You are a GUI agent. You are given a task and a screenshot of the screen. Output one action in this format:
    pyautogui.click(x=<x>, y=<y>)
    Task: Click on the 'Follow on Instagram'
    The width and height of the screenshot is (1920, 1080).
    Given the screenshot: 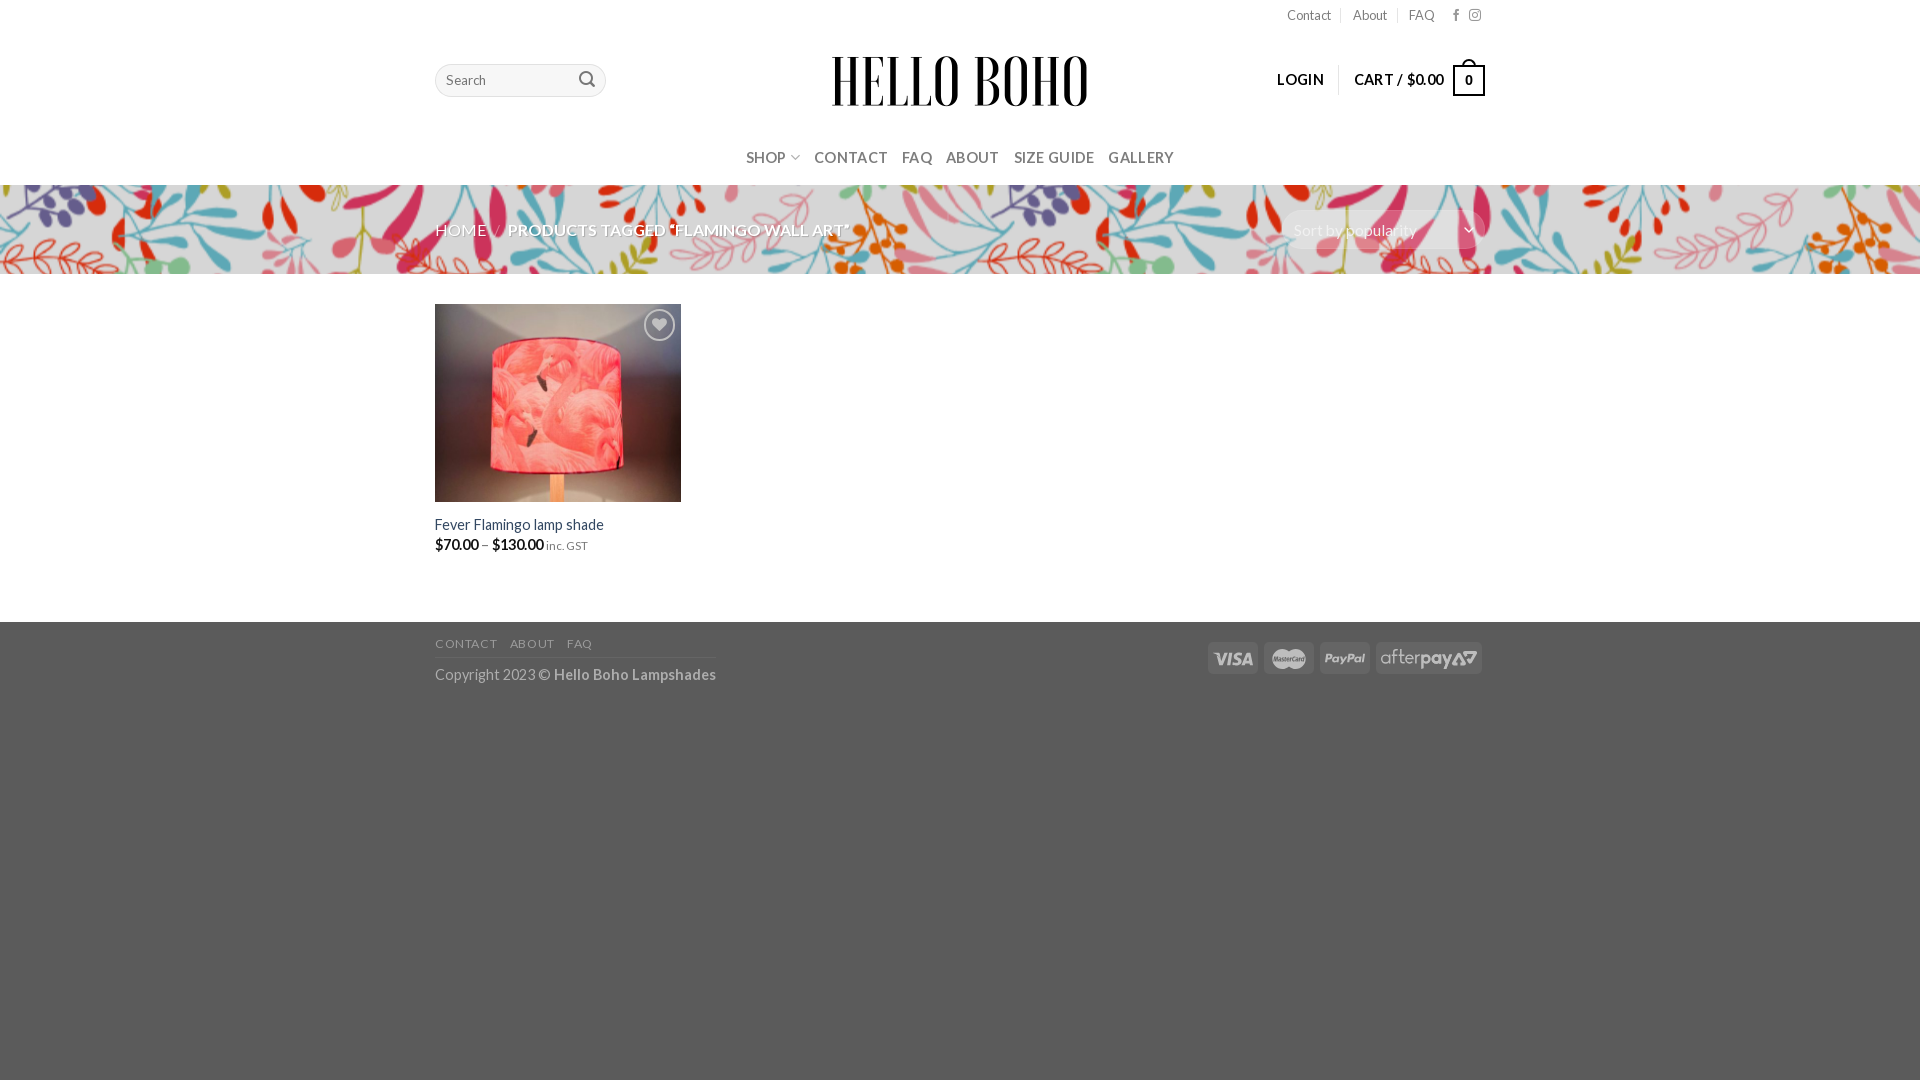 What is the action you would take?
    pyautogui.click(x=1468, y=15)
    